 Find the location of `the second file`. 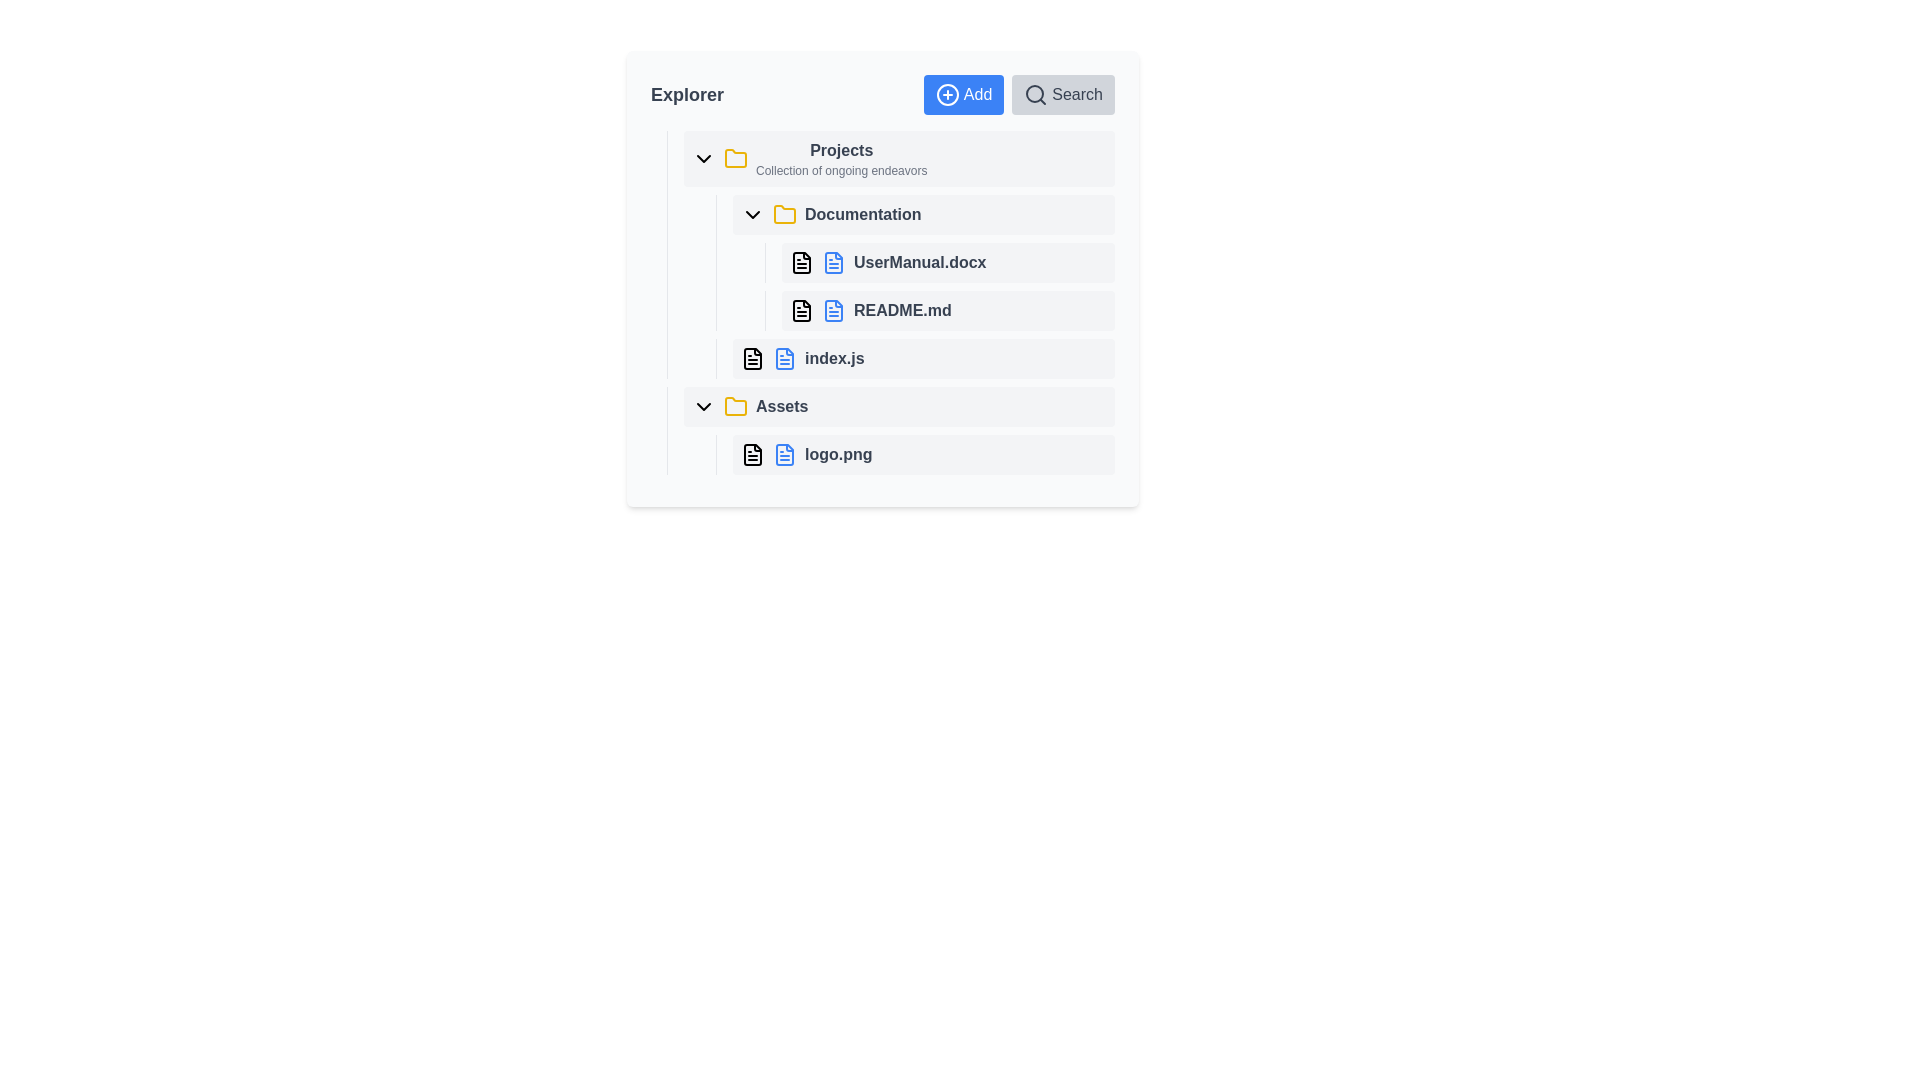

the second file is located at coordinates (906, 286).